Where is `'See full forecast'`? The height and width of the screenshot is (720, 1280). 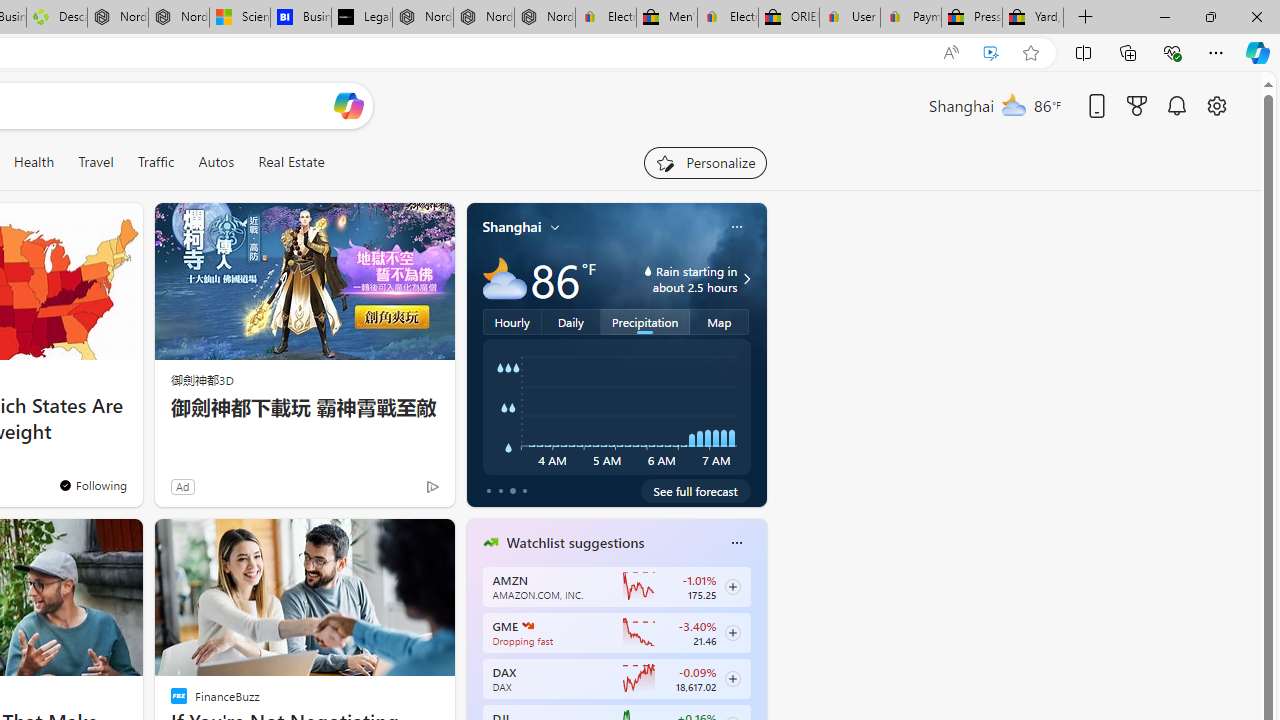
'See full forecast' is located at coordinates (695, 491).